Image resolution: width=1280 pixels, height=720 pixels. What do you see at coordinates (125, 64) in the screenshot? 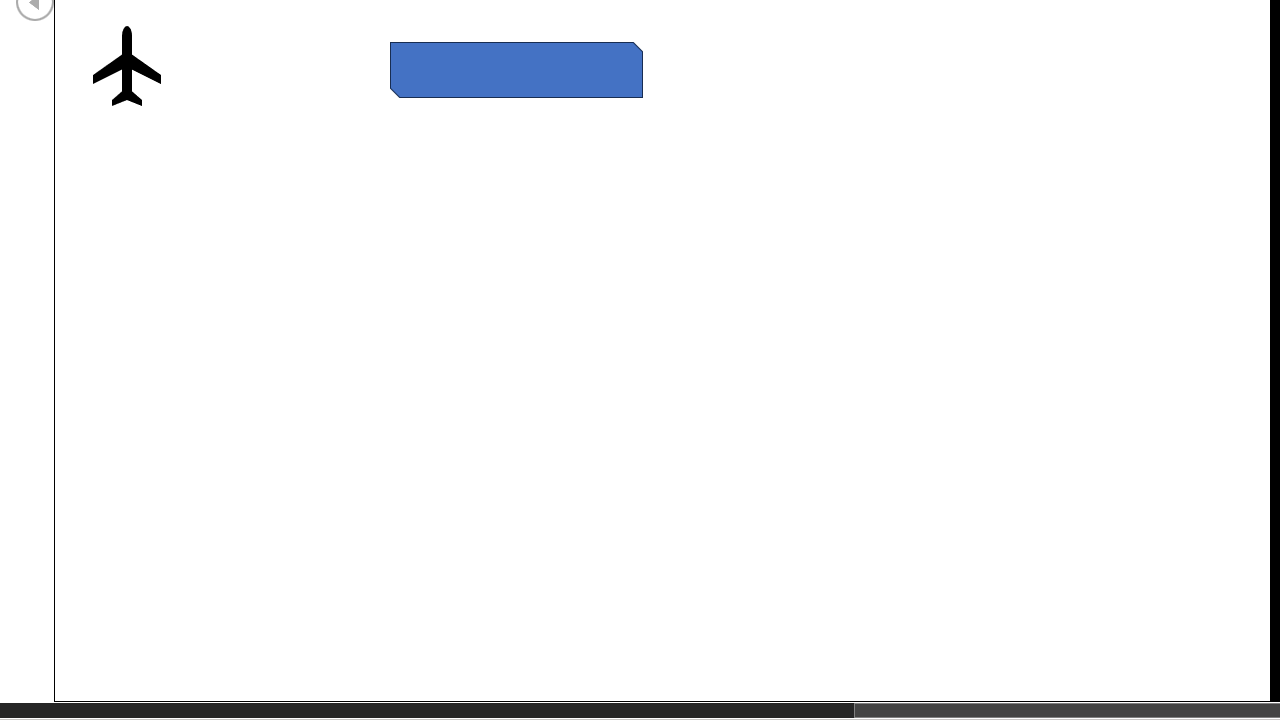
I see `'Airplane with solid fill'` at bounding box center [125, 64].